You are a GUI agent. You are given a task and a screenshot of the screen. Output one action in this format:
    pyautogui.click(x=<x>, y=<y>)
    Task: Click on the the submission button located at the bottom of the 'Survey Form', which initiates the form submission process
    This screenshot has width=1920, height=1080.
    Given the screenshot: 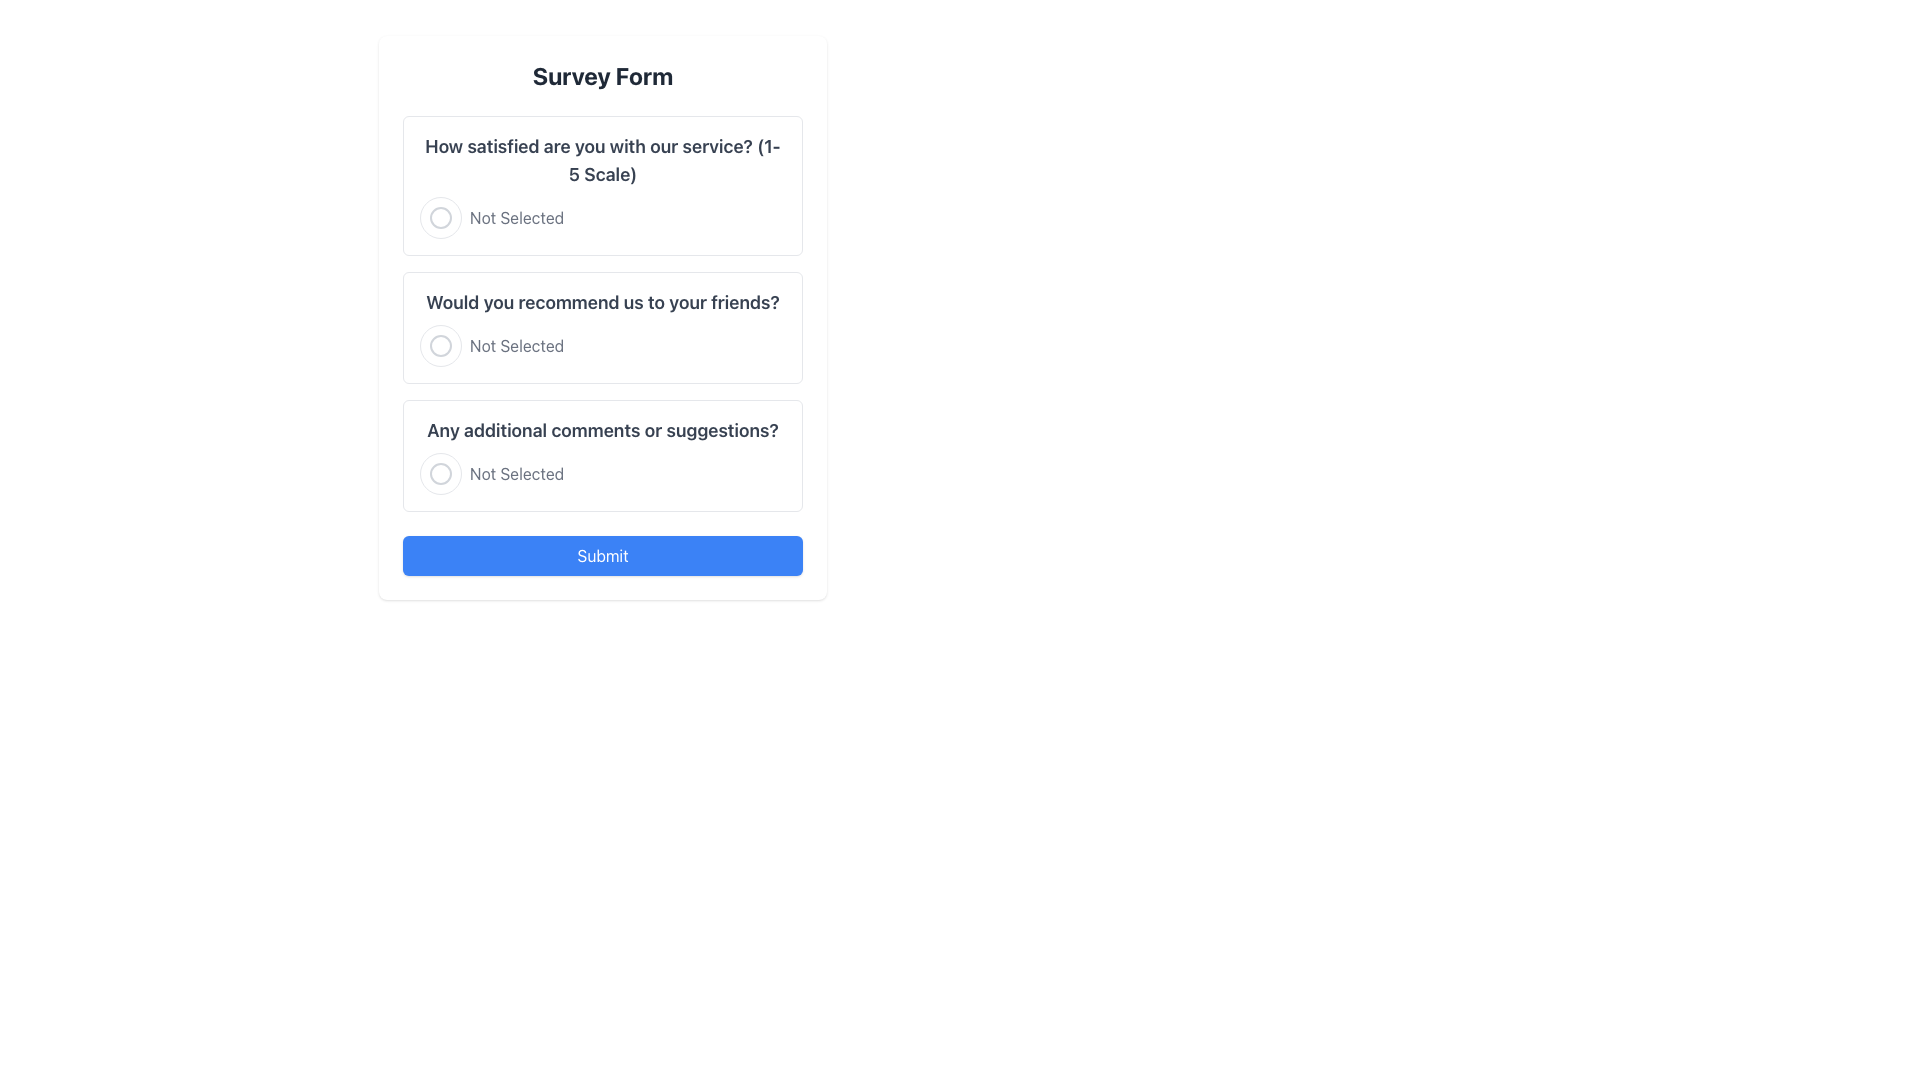 What is the action you would take?
    pyautogui.click(x=602, y=555)
    